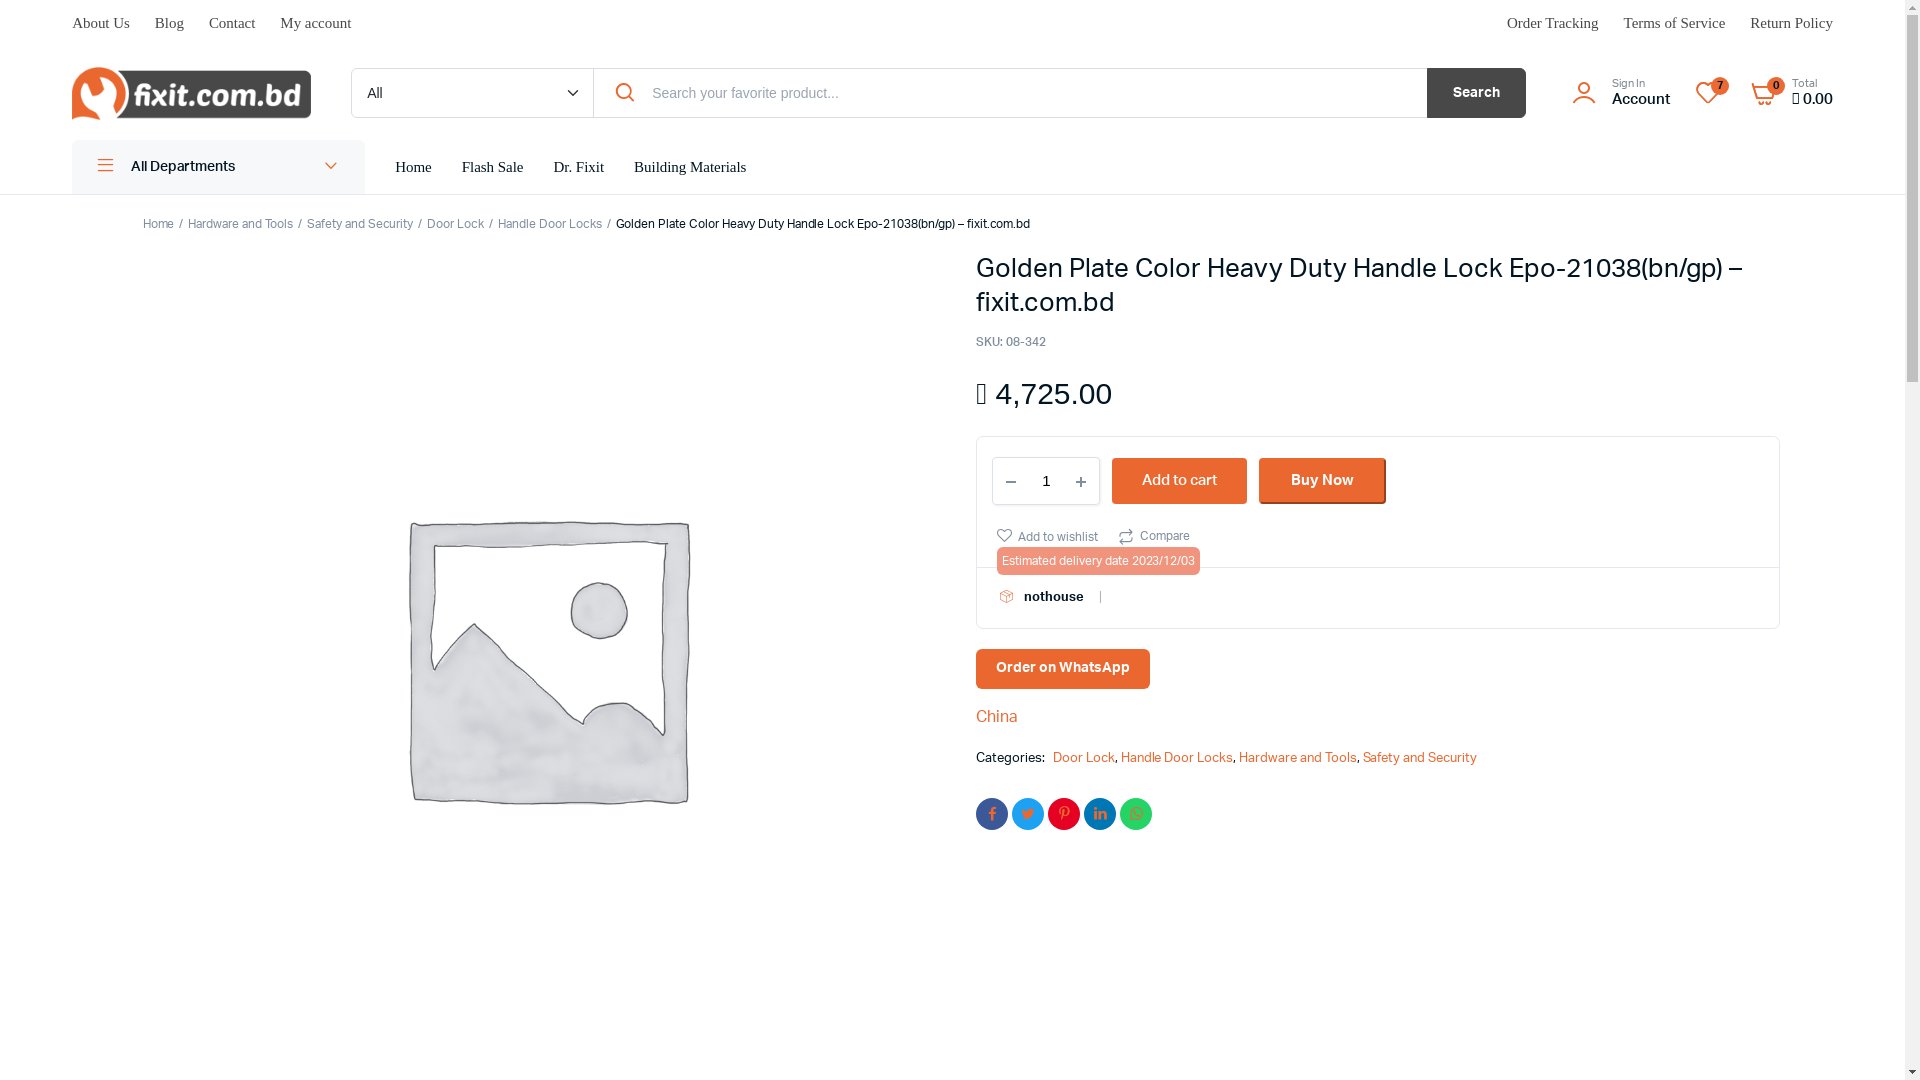 The height and width of the screenshot is (1080, 1920). What do you see at coordinates (1476, 92) in the screenshot?
I see `'Search'` at bounding box center [1476, 92].